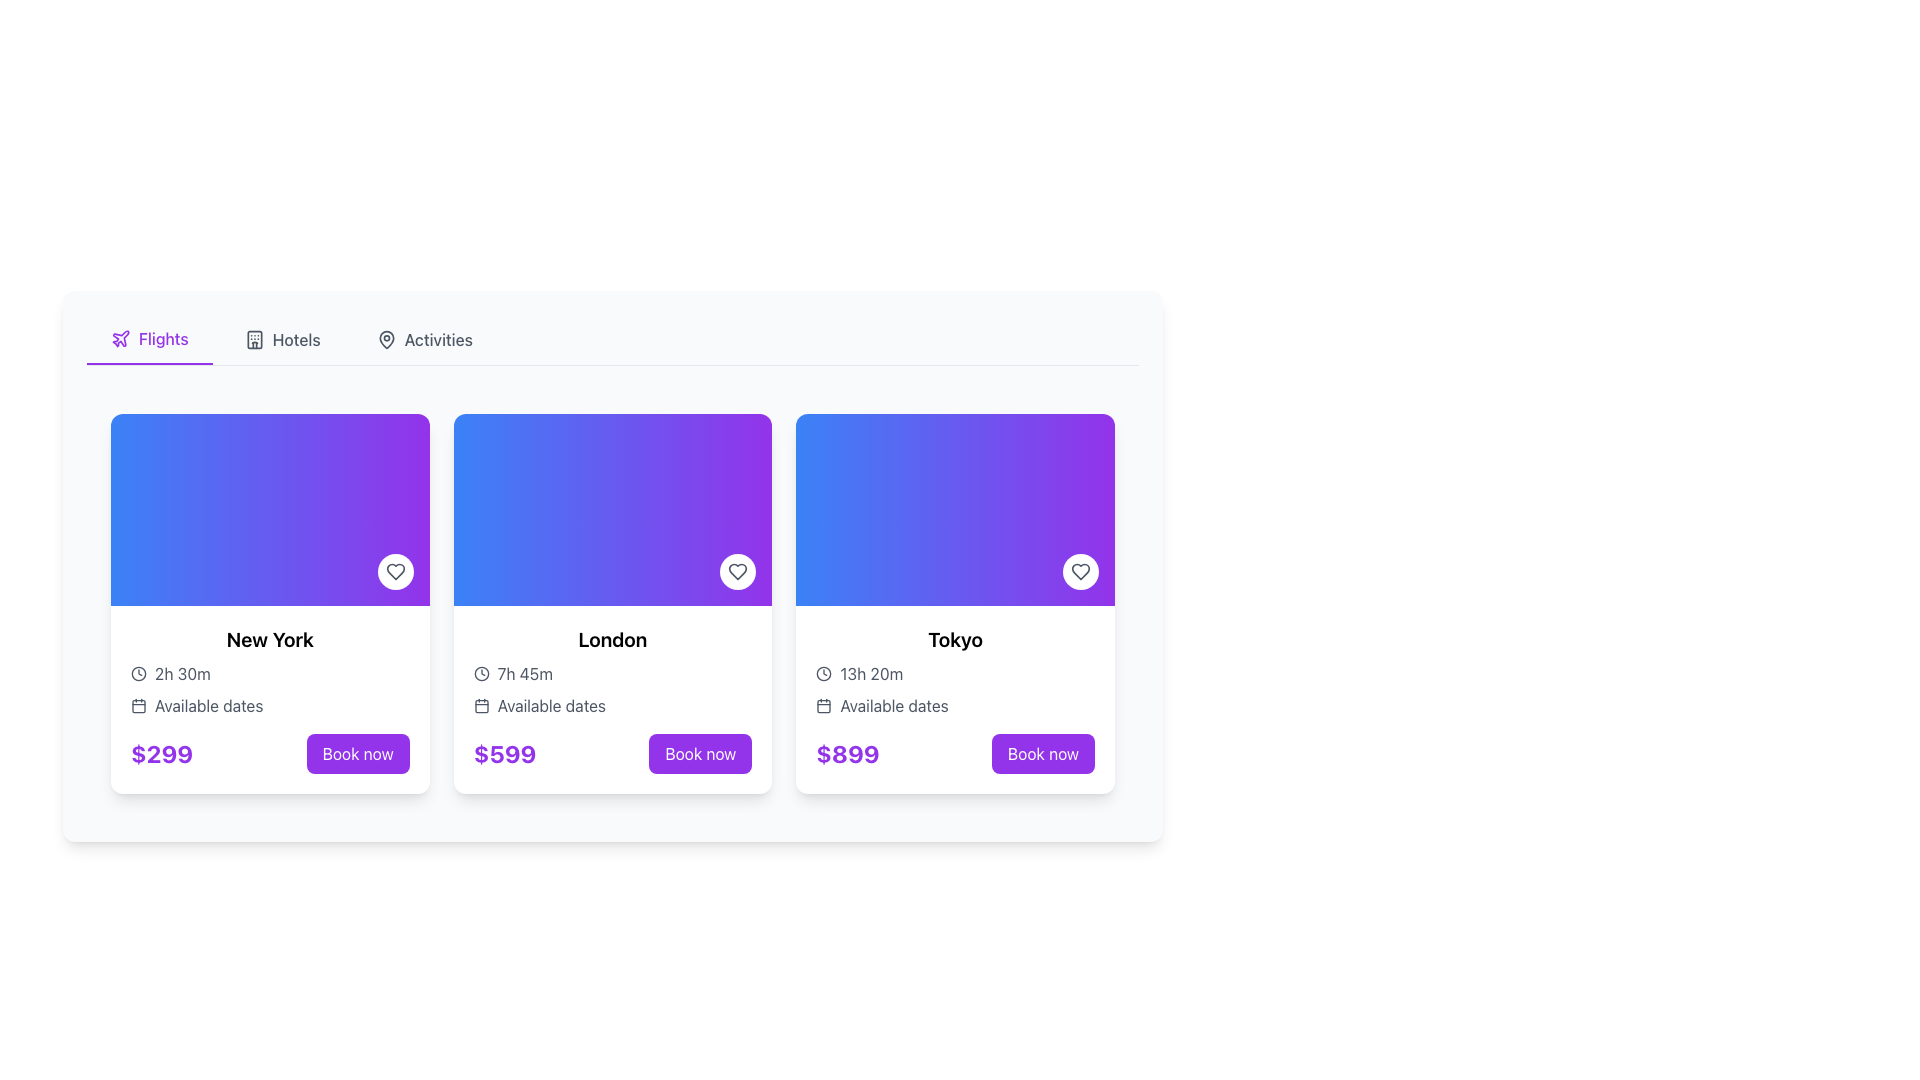 This screenshot has width=1920, height=1080. What do you see at coordinates (138, 704) in the screenshot?
I see `the calendar icon that signifies date selection functionality, located in the 'Available dates' section under the New York card` at bounding box center [138, 704].